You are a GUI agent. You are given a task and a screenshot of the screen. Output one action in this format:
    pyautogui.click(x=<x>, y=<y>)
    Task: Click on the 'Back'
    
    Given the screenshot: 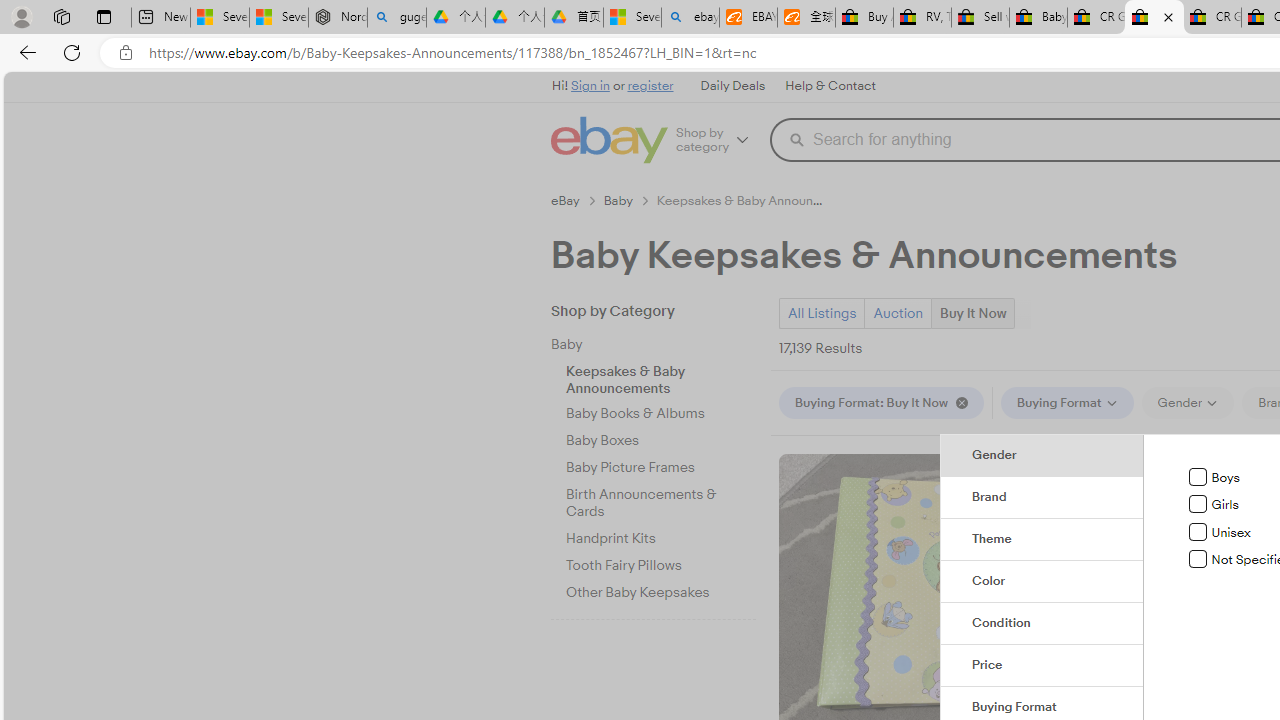 What is the action you would take?
    pyautogui.click(x=24, y=51)
    